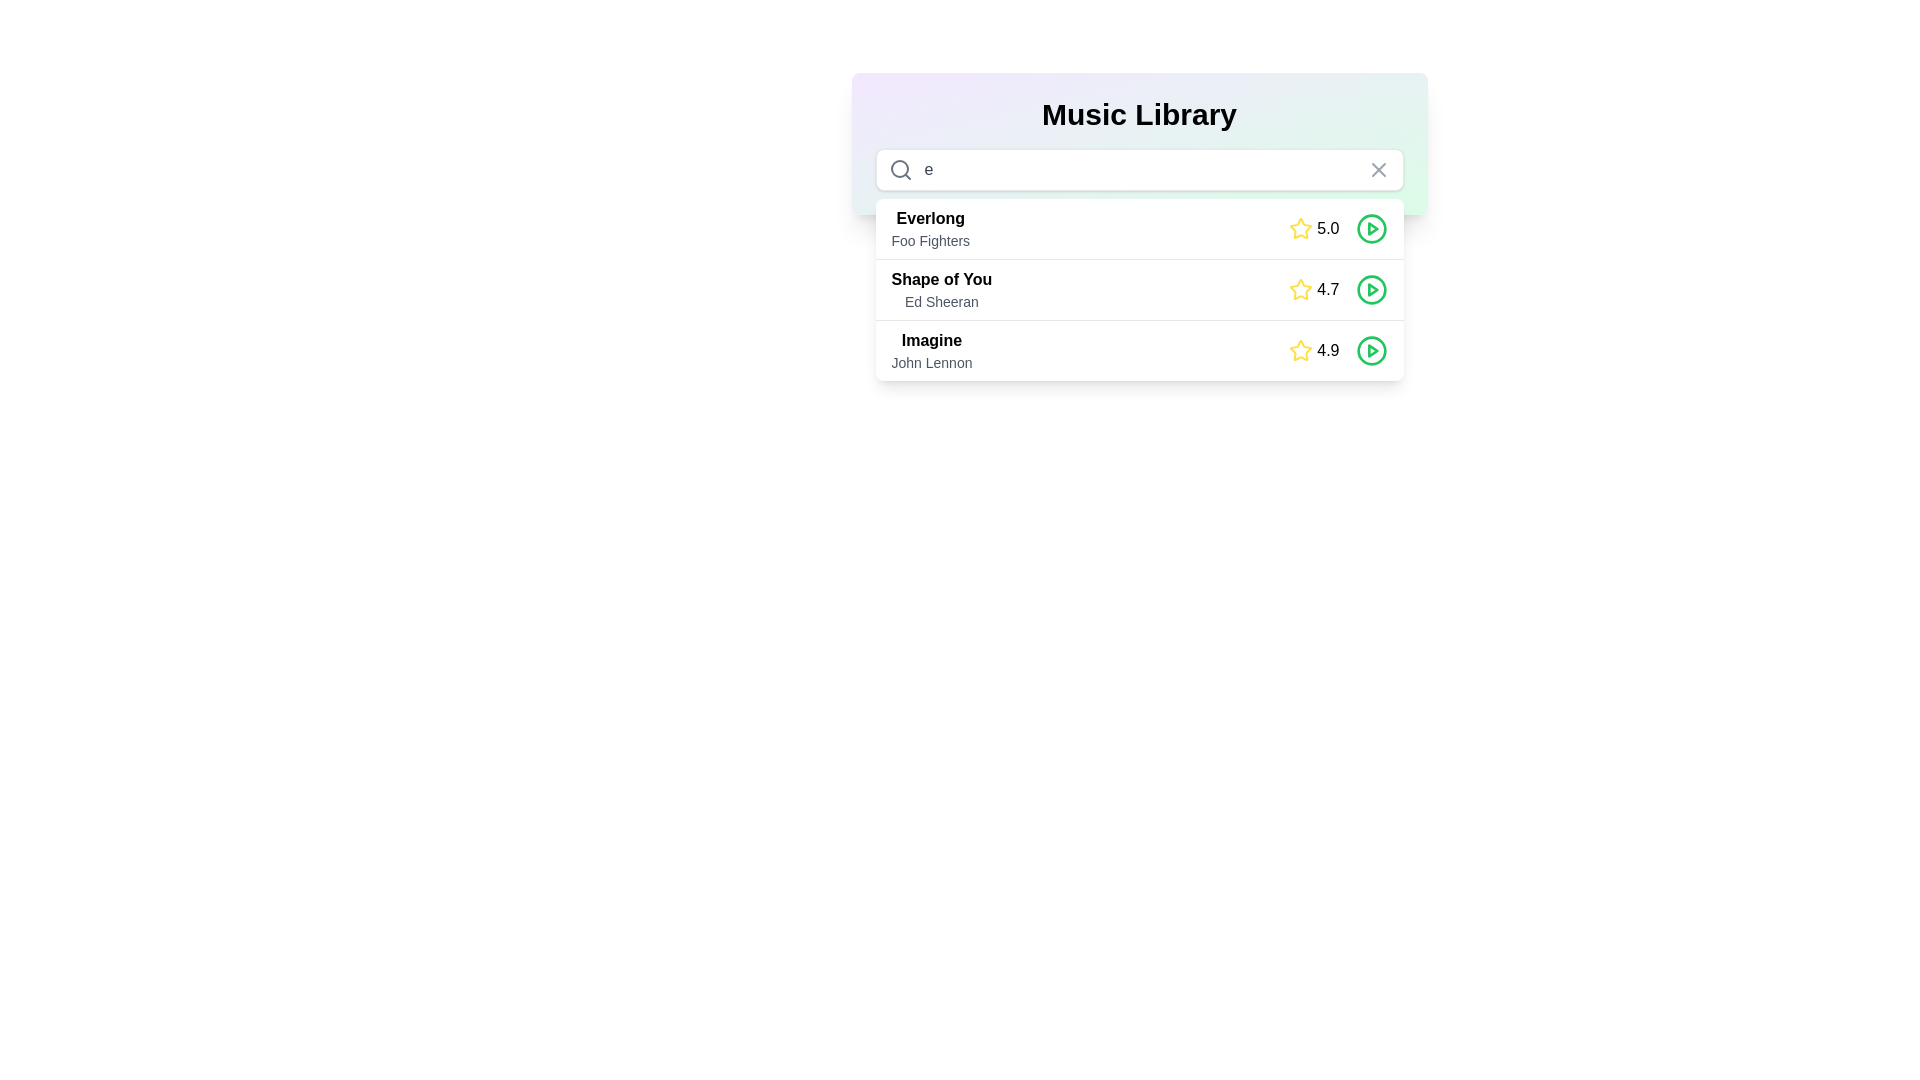 This screenshot has width=1920, height=1080. Describe the element at coordinates (940, 301) in the screenshot. I see `the Text Label displaying the name of the artist associated with the musical track 'Shape of You', located in the second row beneath the title` at that location.